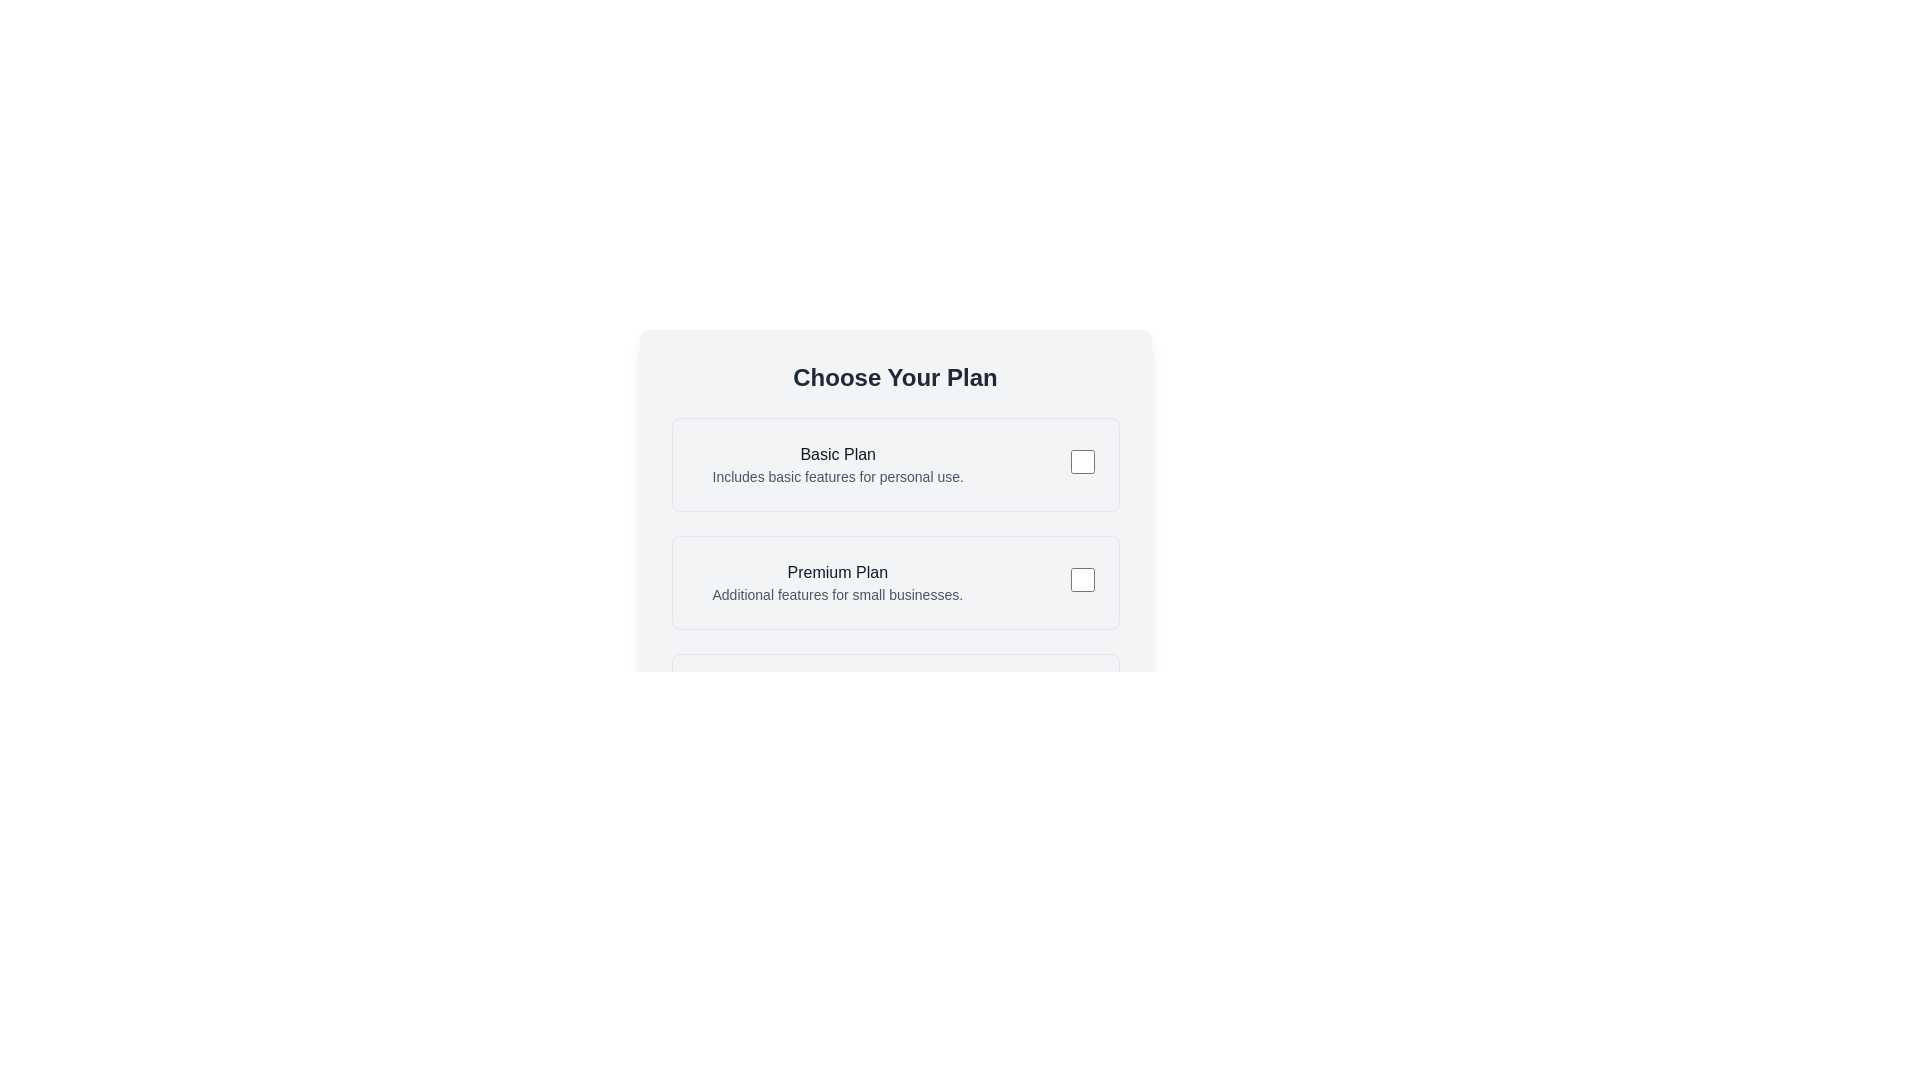 The image size is (1920, 1080). What do you see at coordinates (838, 455) in the screenshot?
I see `the static text label 'Basic Plan' which is rendered in bold black font and located within a card-like section above the subtext 'Includes basic features for personal use.'` at bounding box center [838, 455].